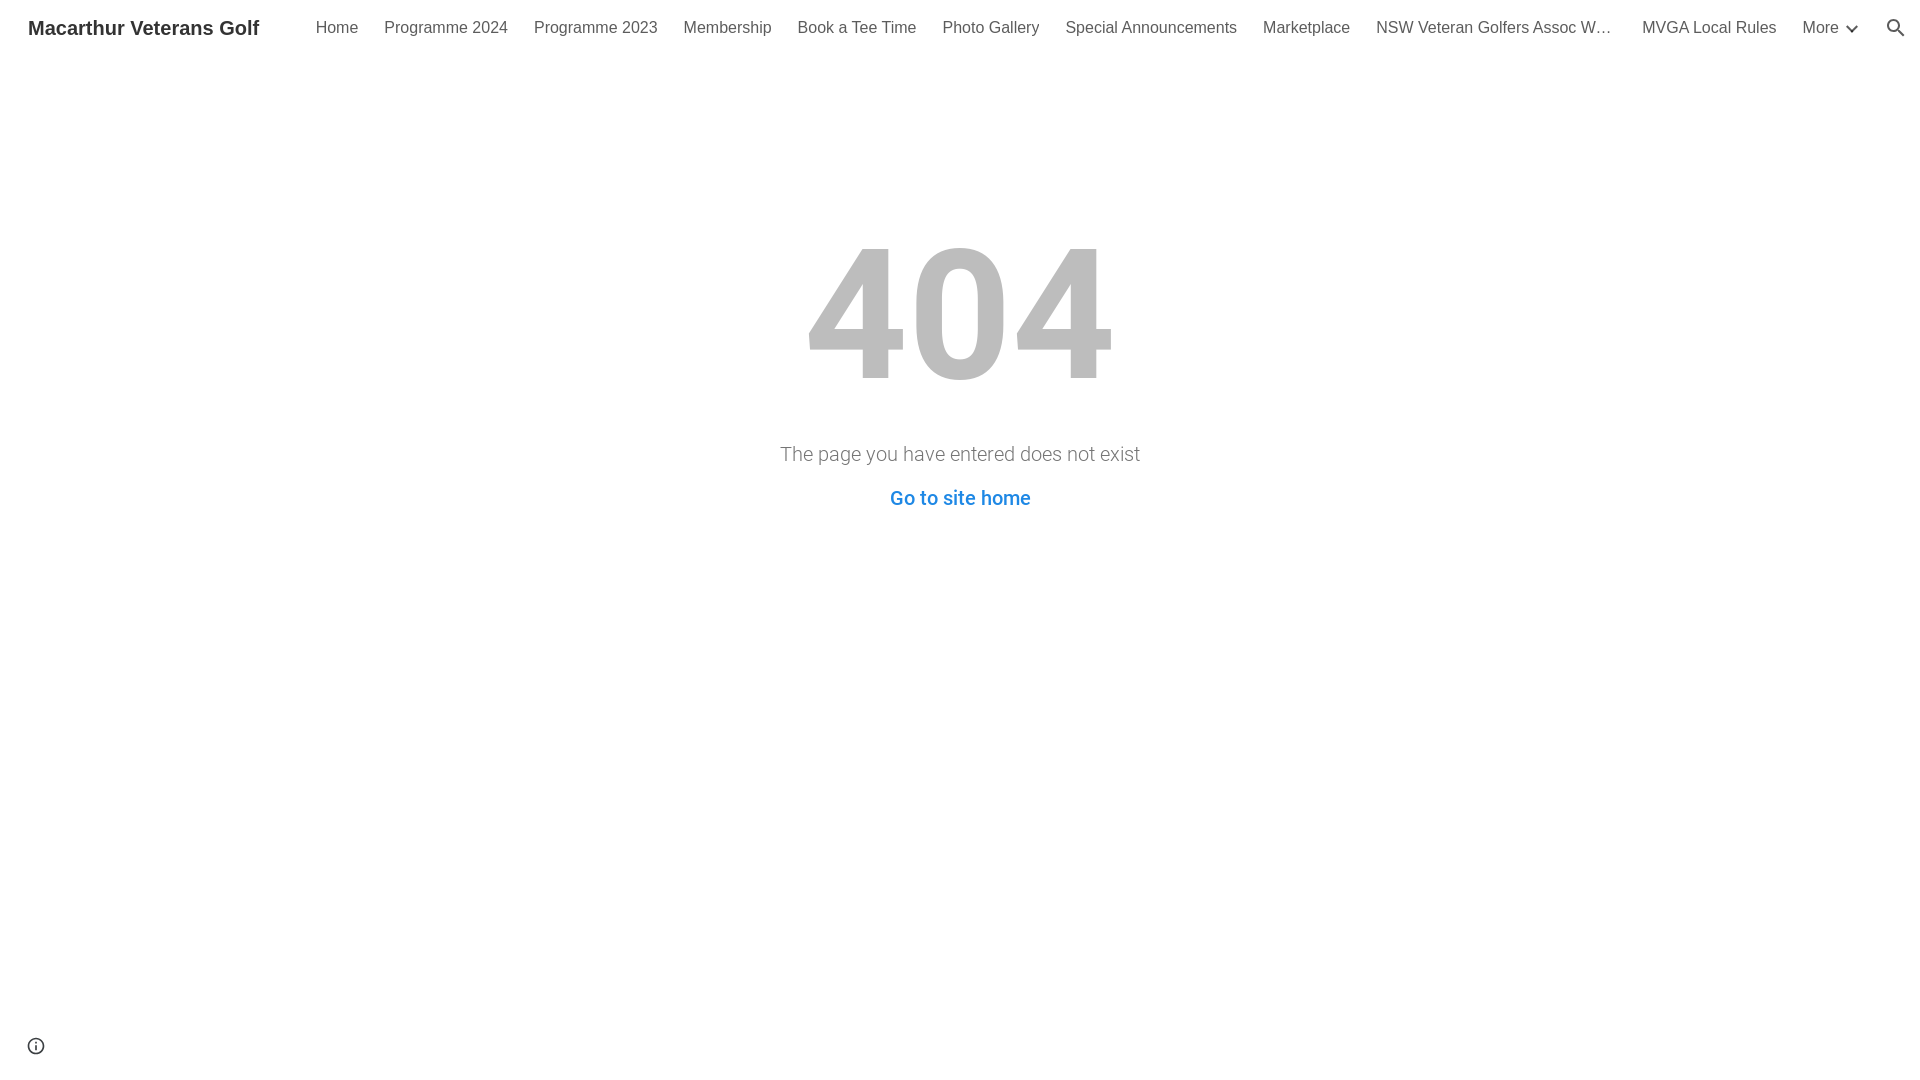 This screenshot has width=1920, height=1080. Describe the element at coordinates (1707, 27) in the screenshot. I see `'MVGA Local Rules'` at that location.